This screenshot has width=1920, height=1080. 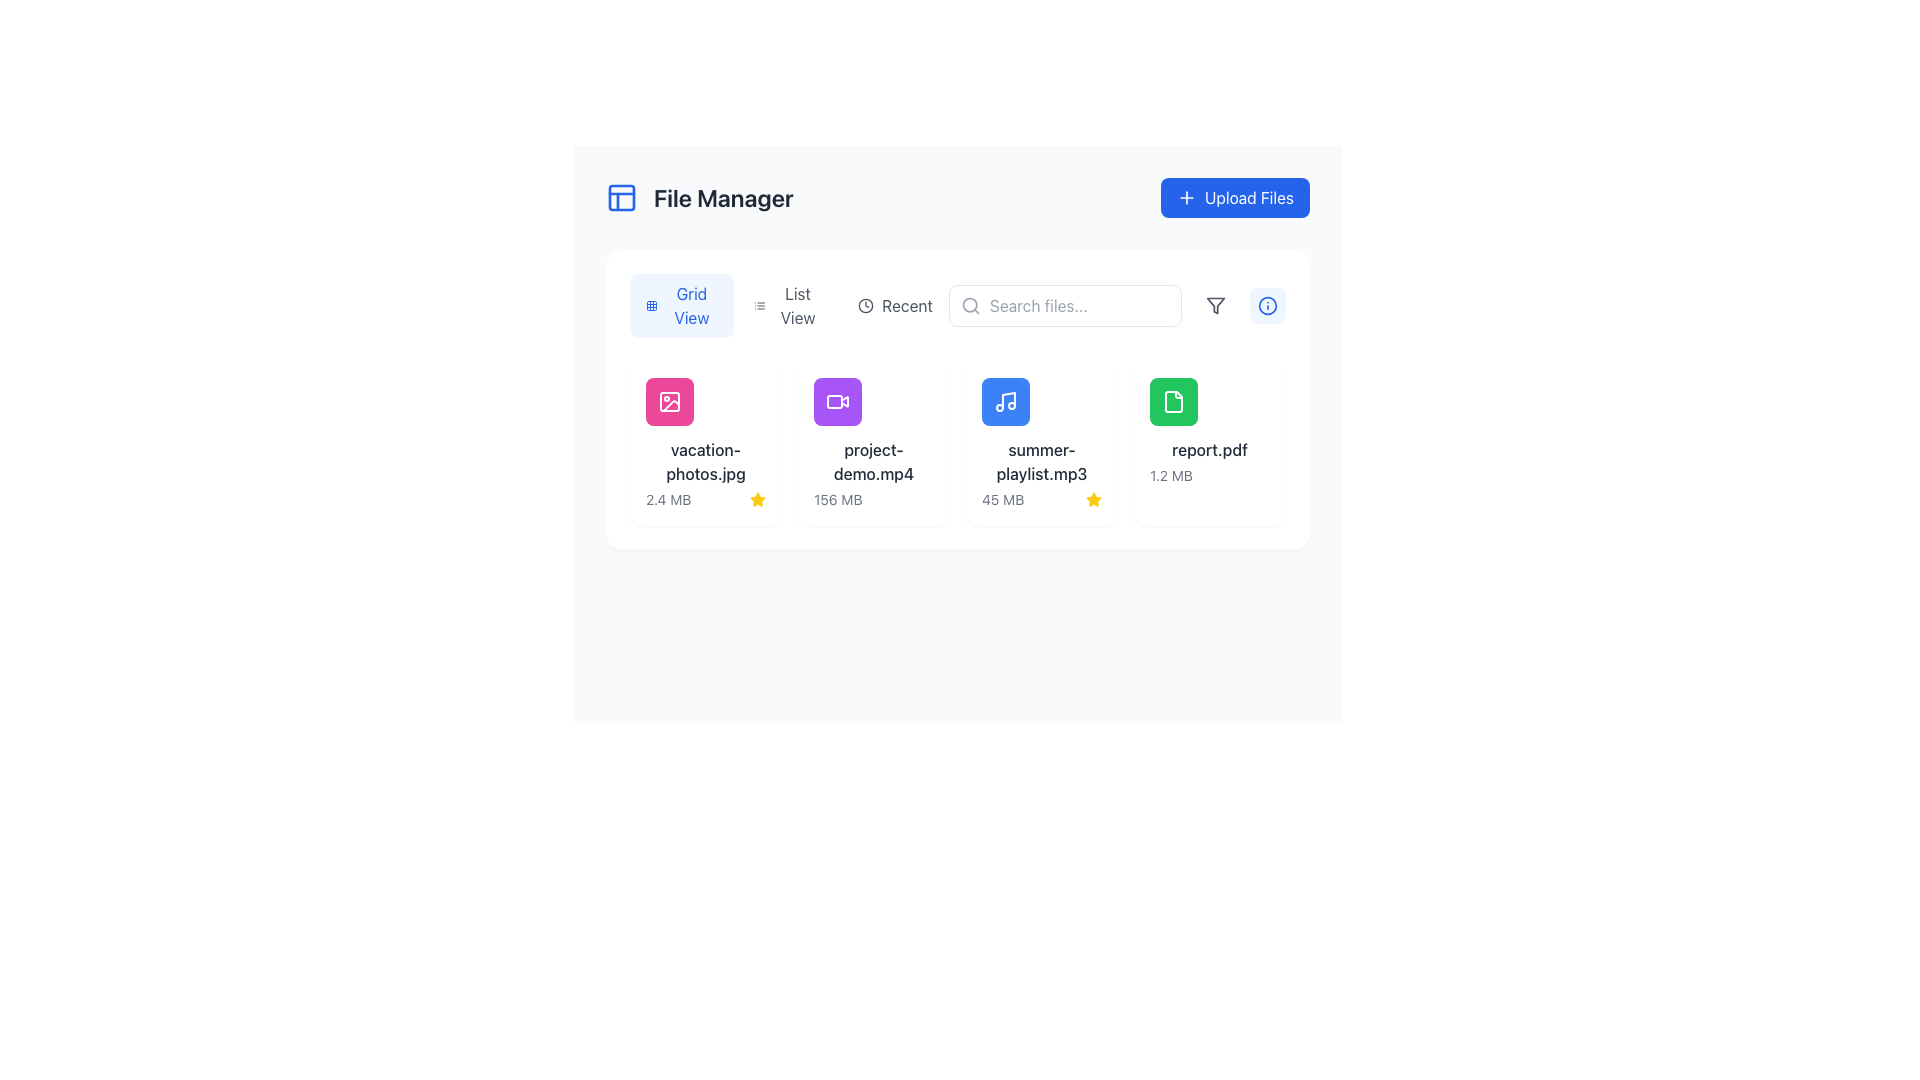 What do you see at coordinates (1174, 401) in the screenshot?
I see `the file icon labeled 'report.pdf' in the file manager interface` at bounding box center [1174, 401].